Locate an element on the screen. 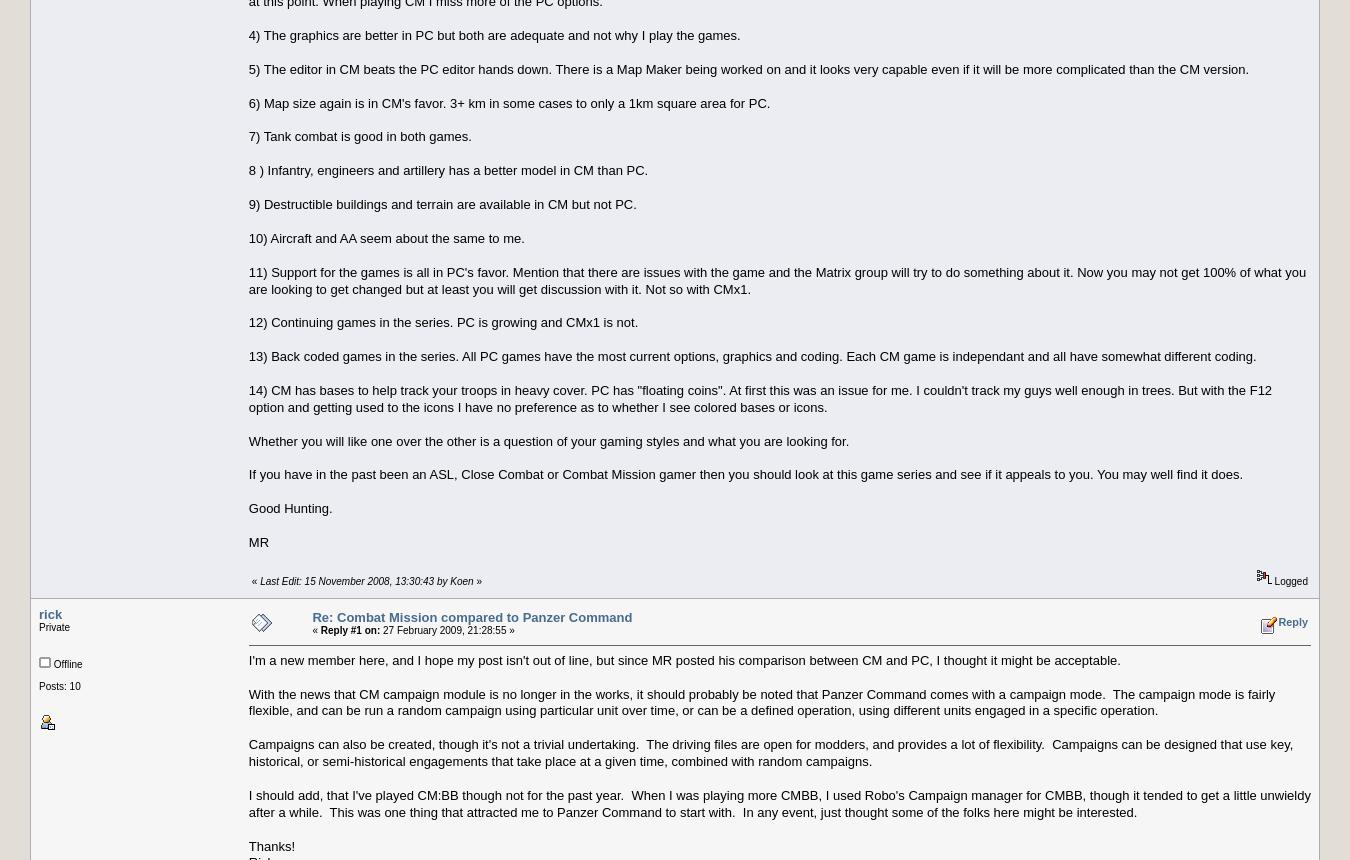 This screenshot has width=1350, height=860. 'MR' is located at coordinates (246, 541).